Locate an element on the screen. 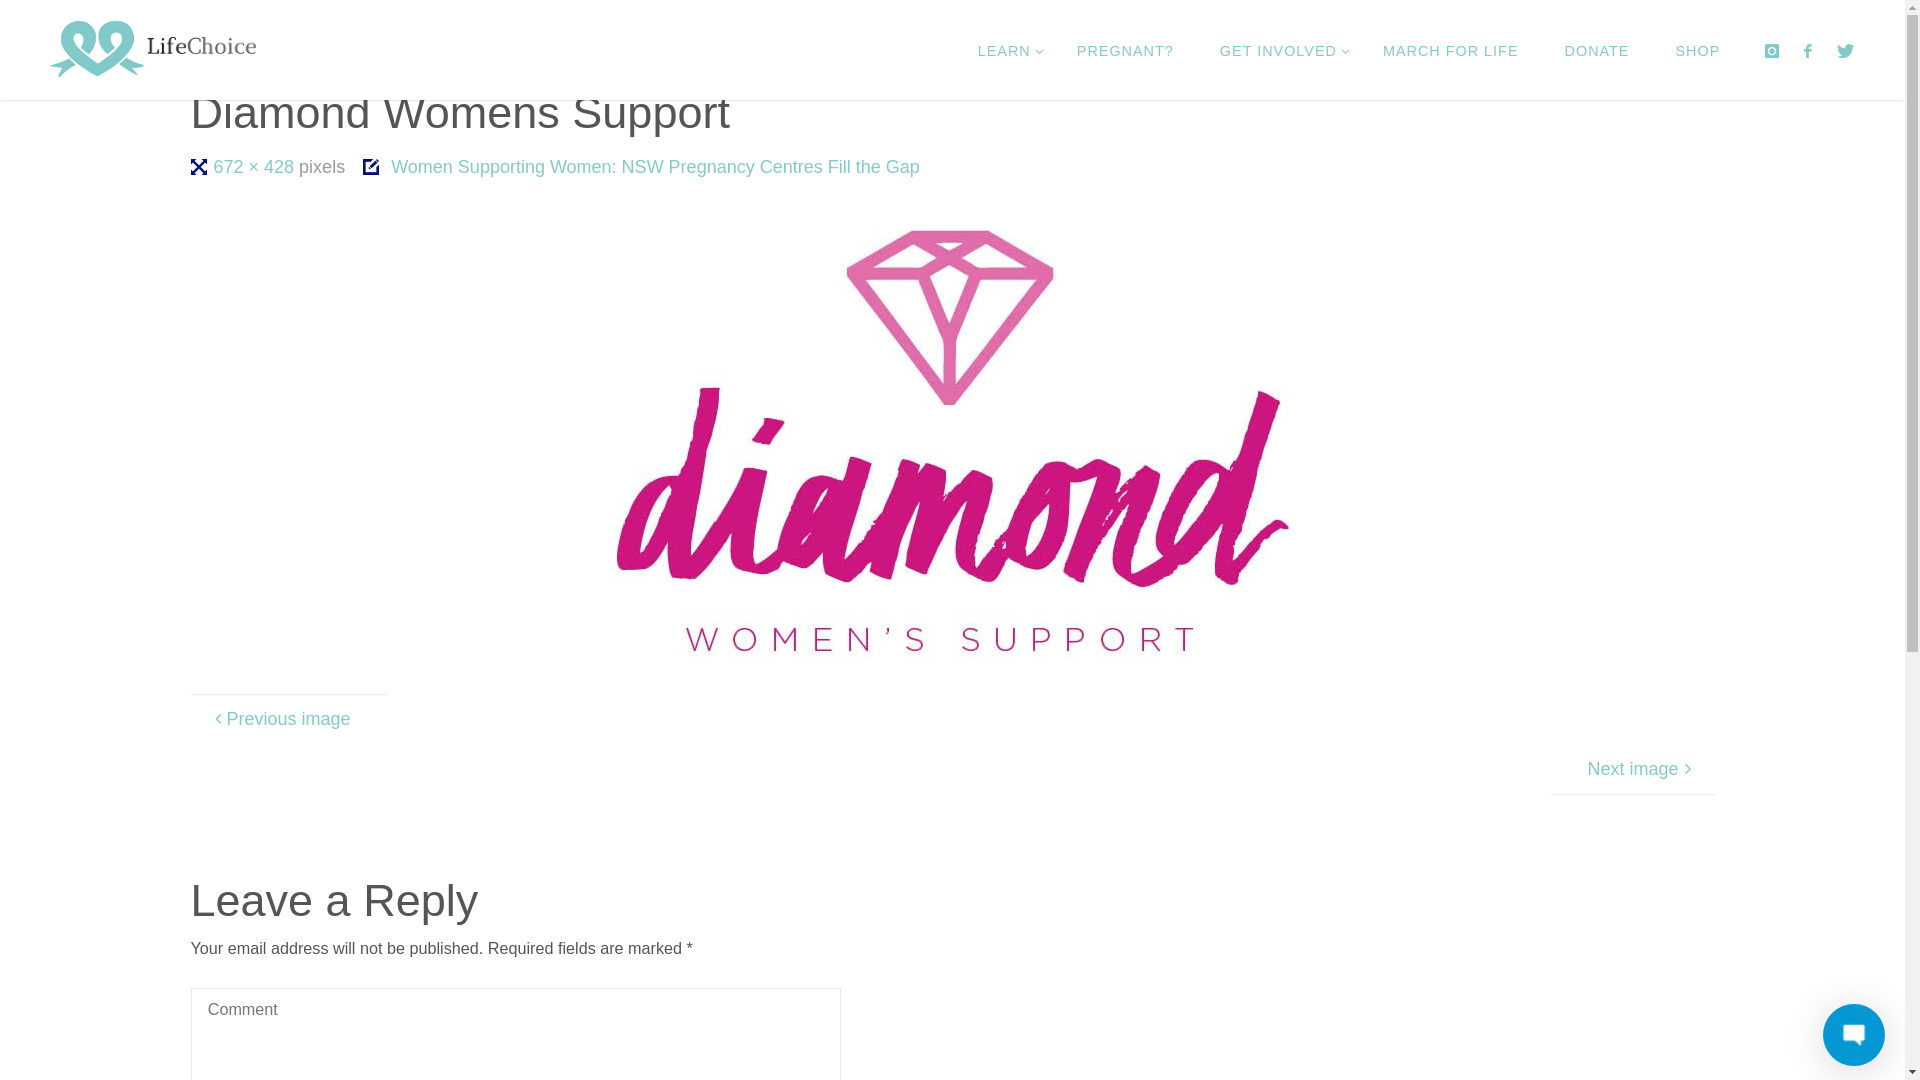 The height and width of the screenshot is (1080, 1920). 'Instagram' is located at coordinates (1771, 49).